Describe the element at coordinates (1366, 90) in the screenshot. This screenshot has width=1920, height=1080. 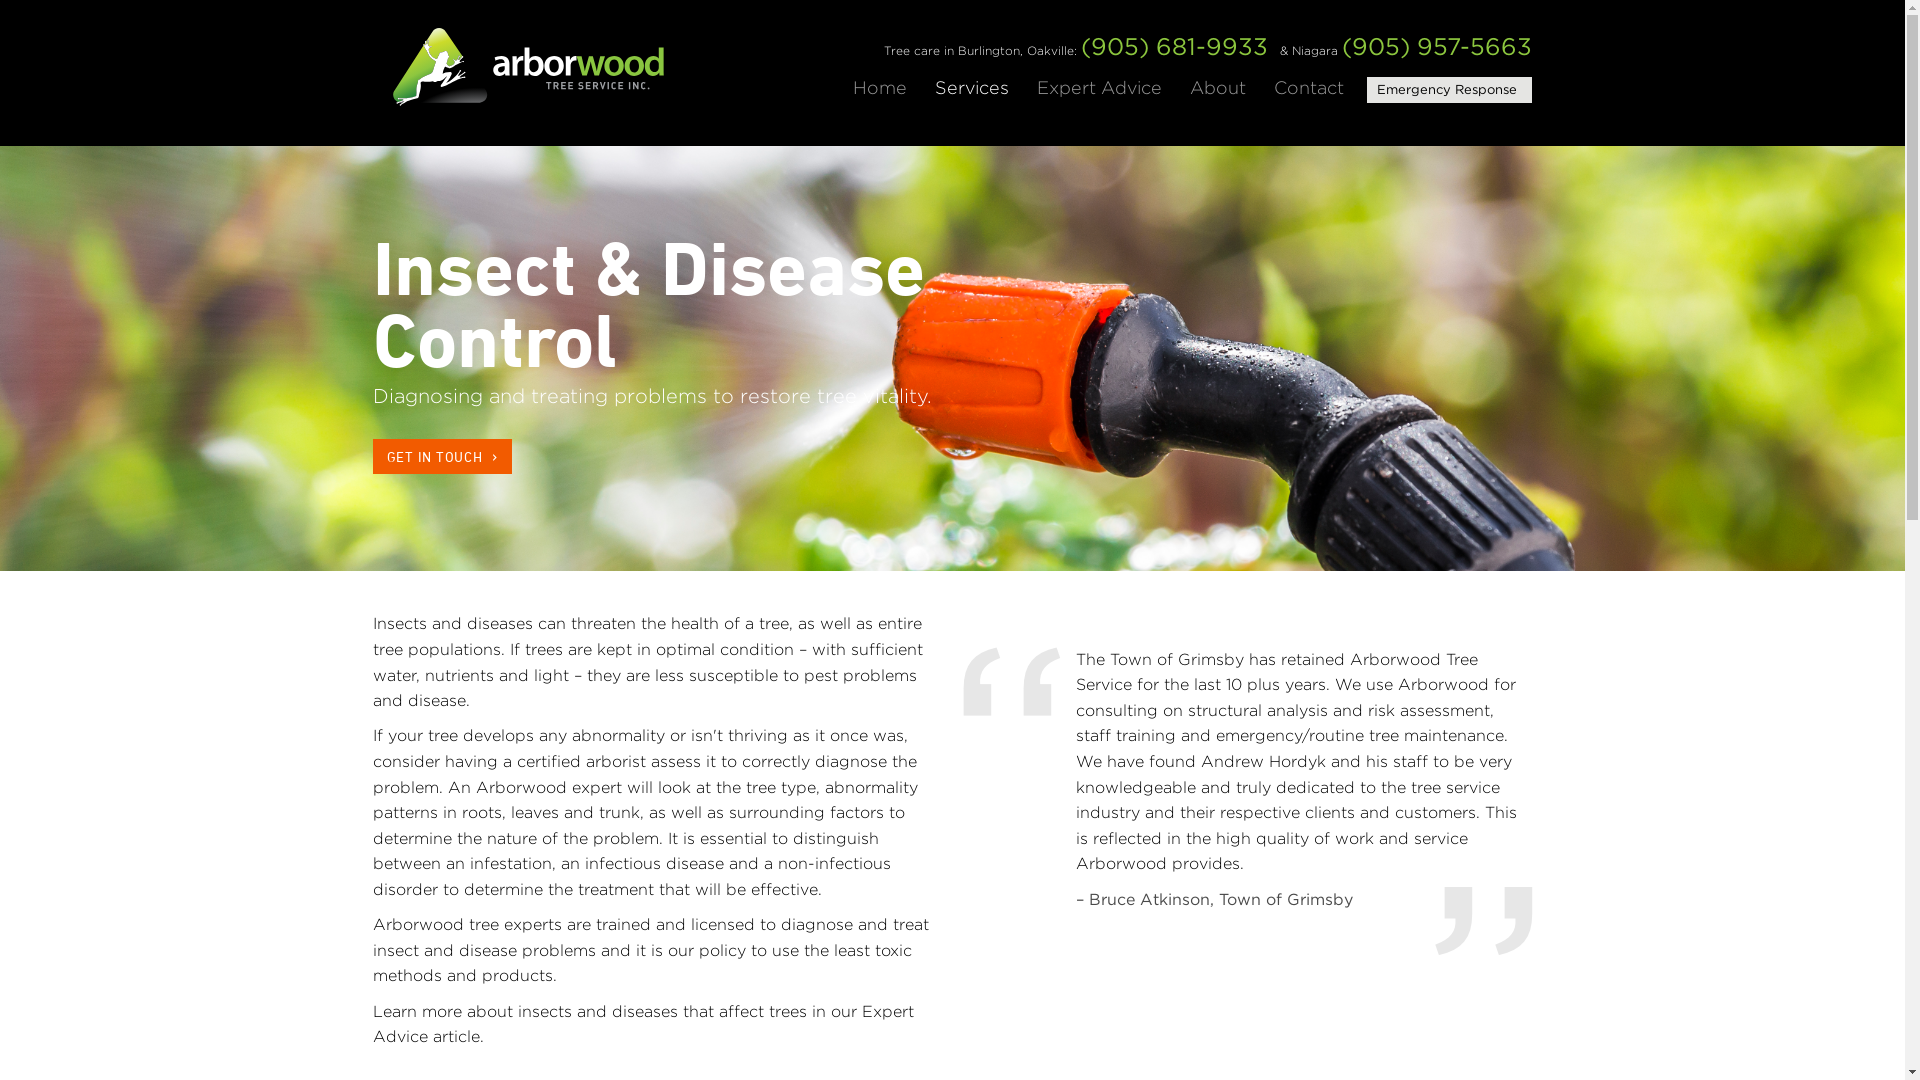
I see `'Emergency Response'` at that location.